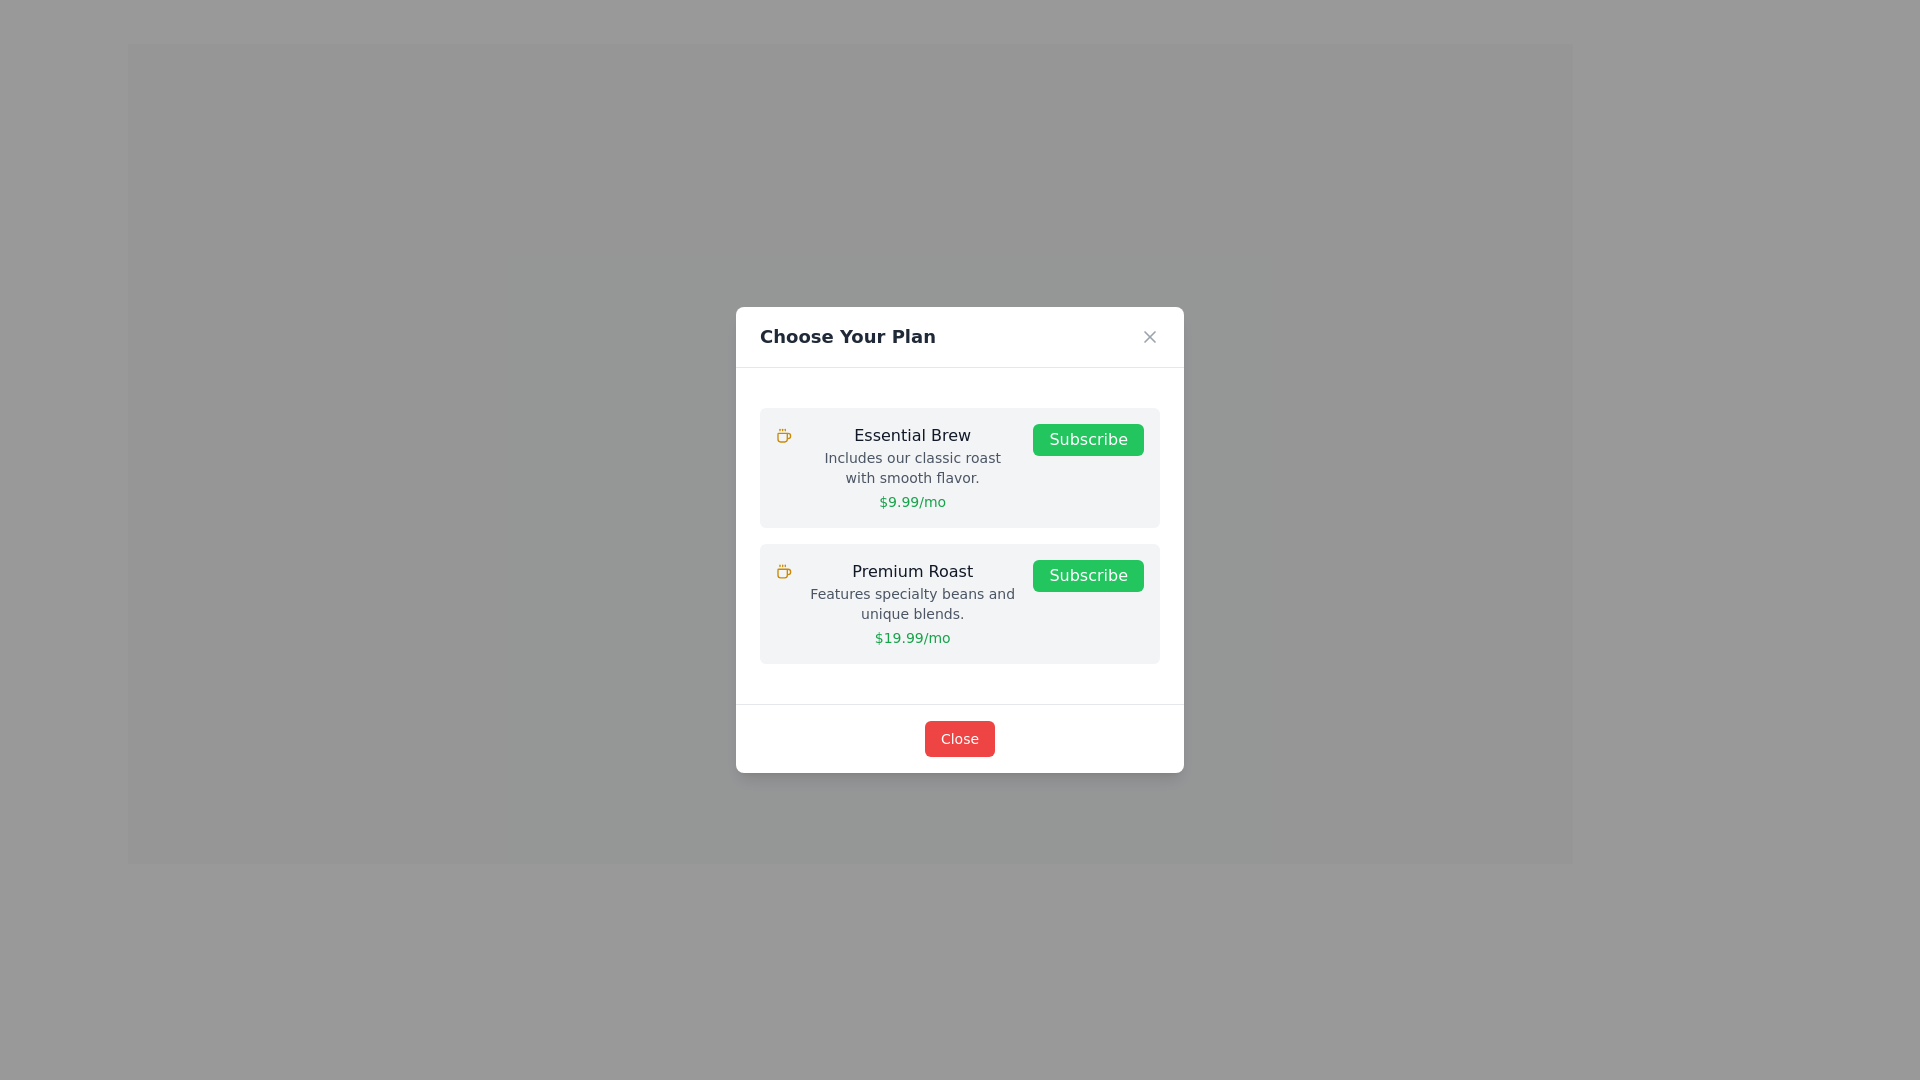  I want to click on the close button icon in the top-right corner of the 'Choose Your Plan' modal dialog, so click(1150, 335).